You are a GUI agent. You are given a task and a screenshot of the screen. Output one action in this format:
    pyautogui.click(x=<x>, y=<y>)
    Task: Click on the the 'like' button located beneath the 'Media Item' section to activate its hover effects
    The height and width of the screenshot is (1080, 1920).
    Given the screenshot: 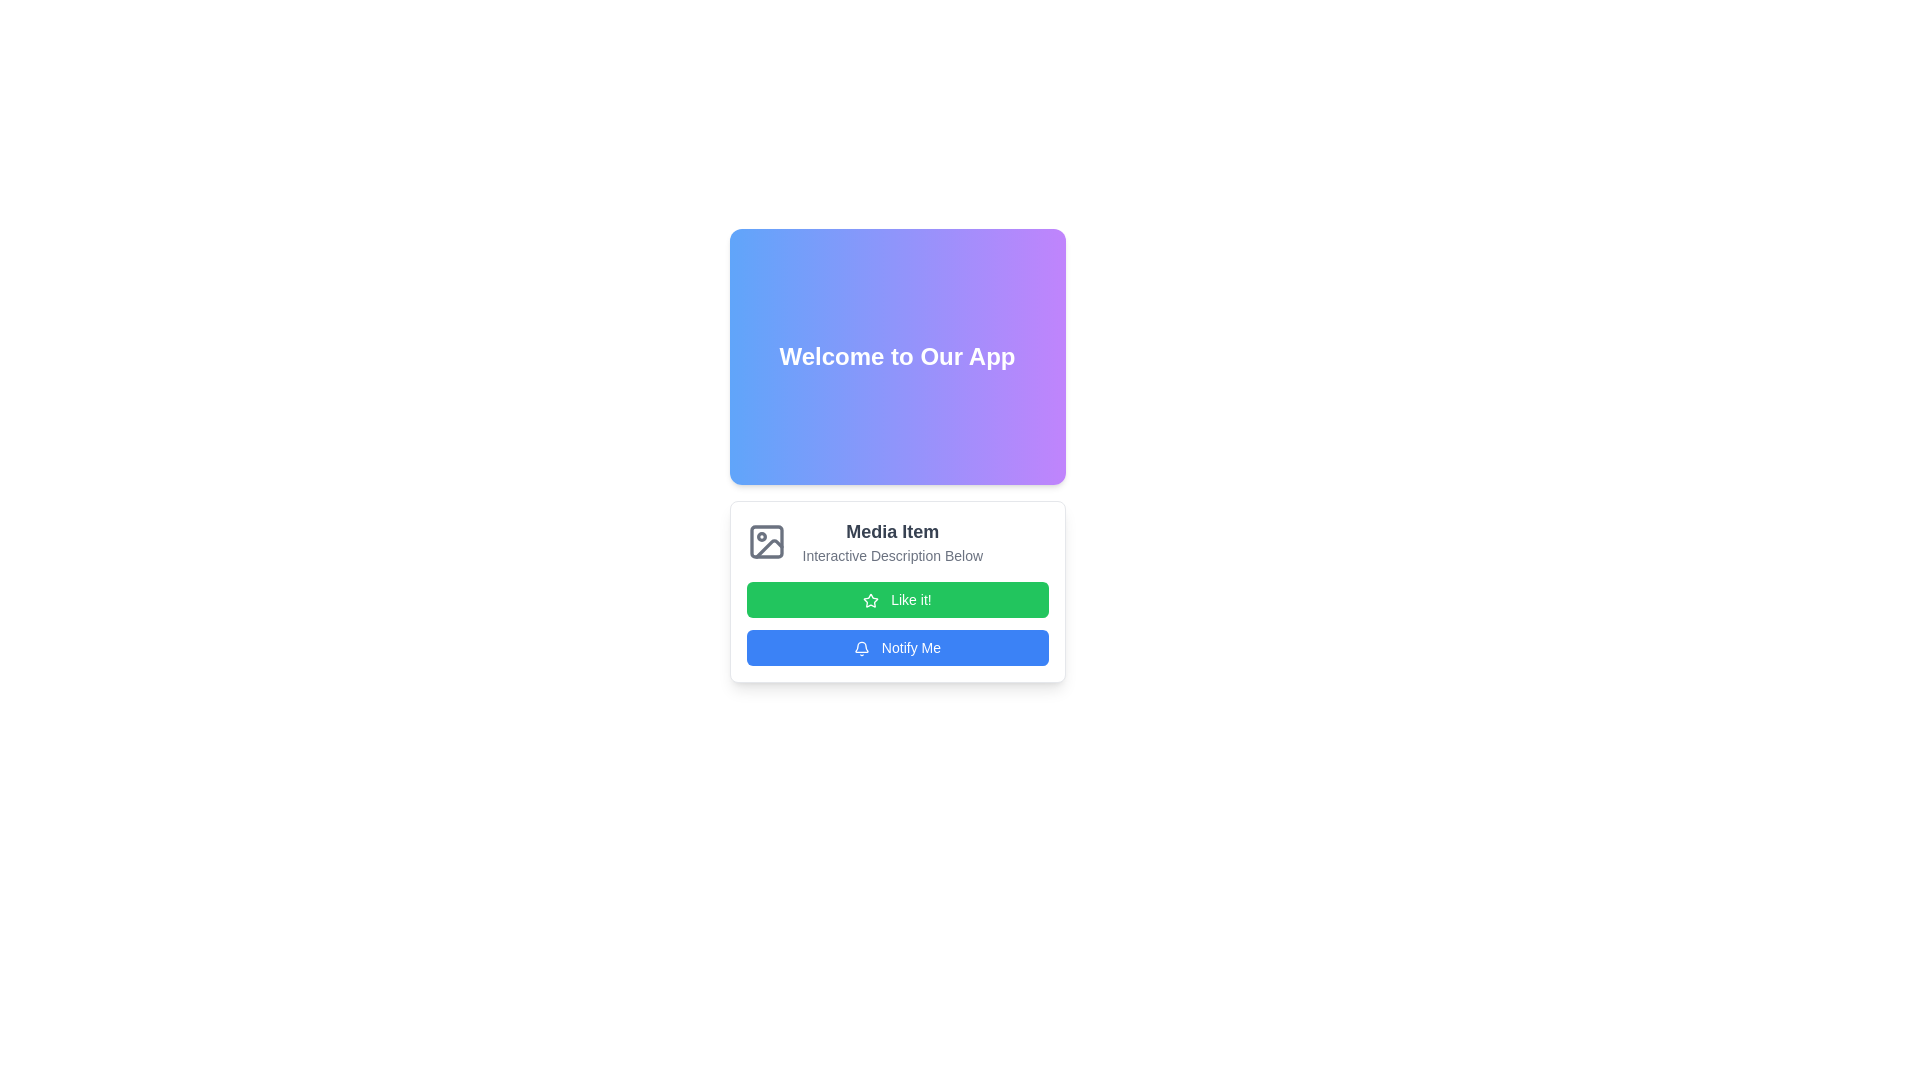 What is the action you would take?
    pyautogui.click(x=896, y=599)
    